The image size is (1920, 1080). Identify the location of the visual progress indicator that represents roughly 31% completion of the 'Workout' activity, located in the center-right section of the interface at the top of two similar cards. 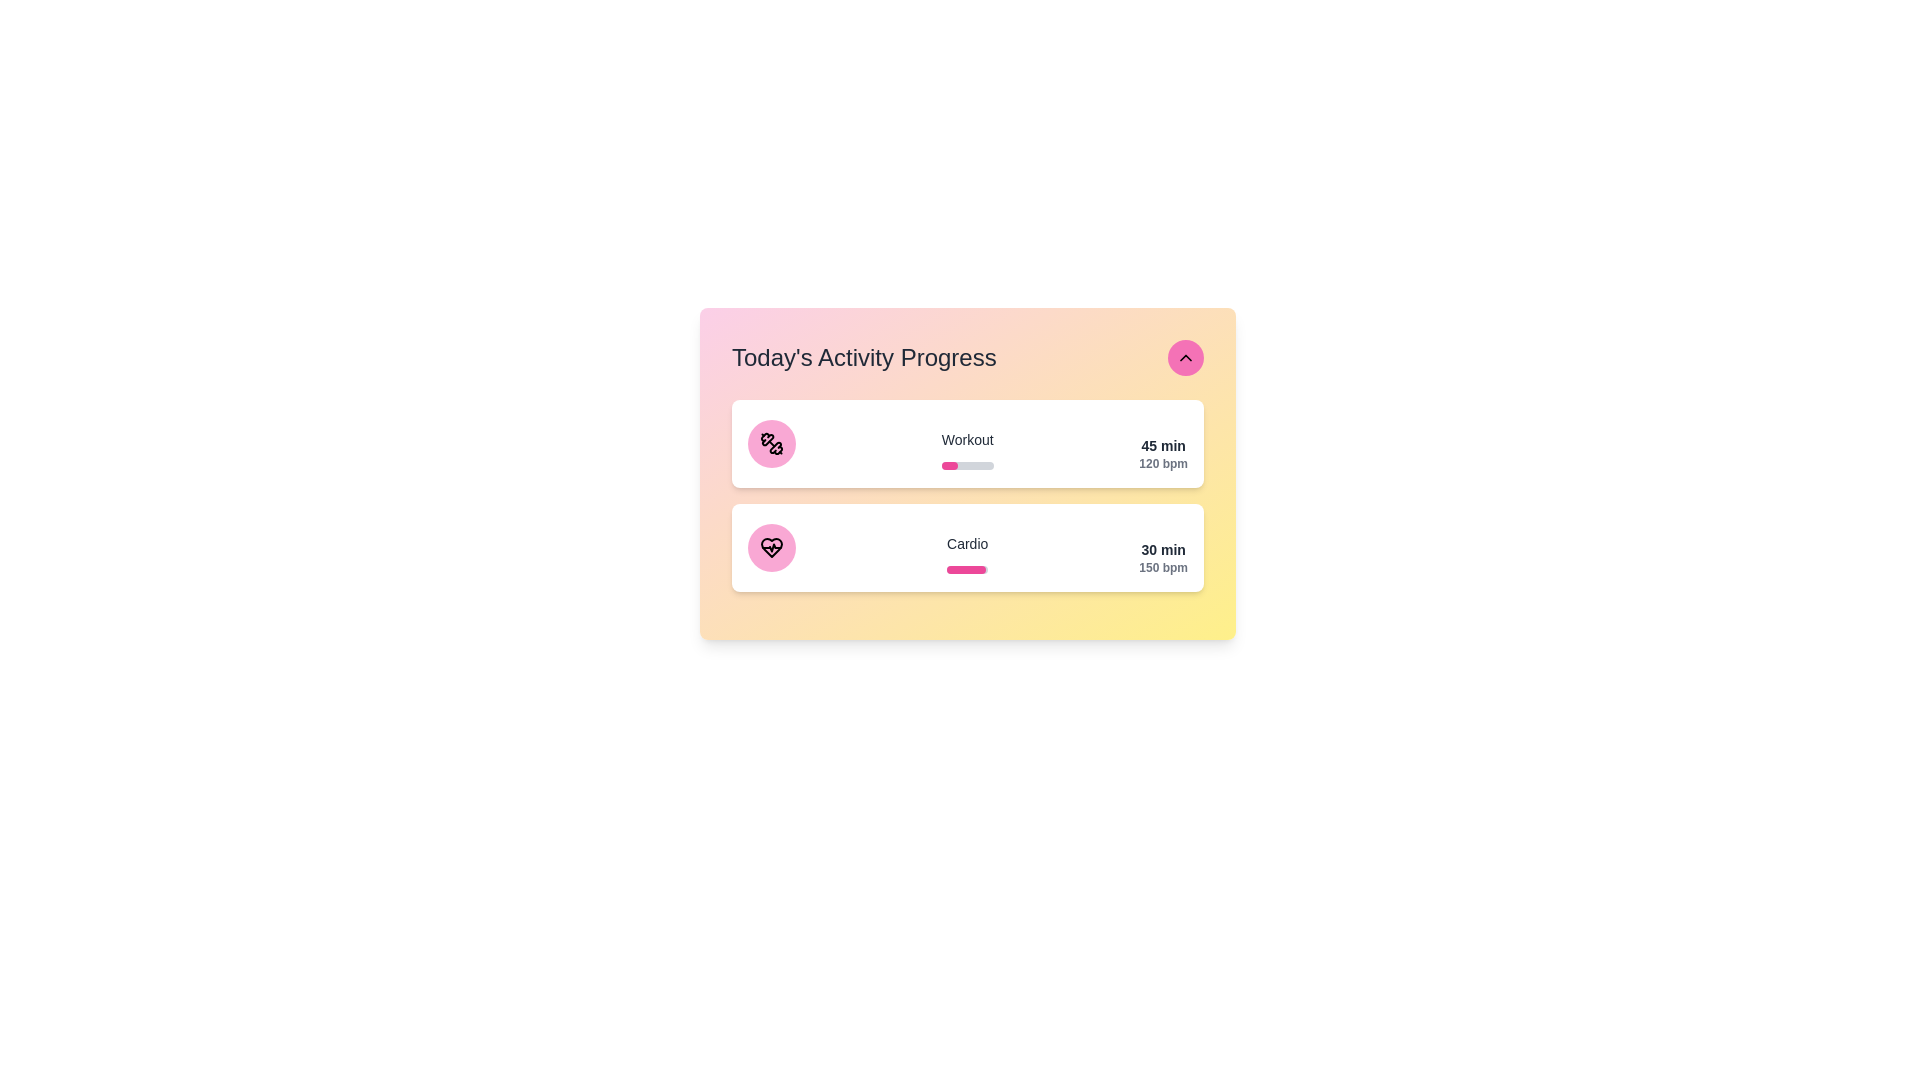
(948, 466).